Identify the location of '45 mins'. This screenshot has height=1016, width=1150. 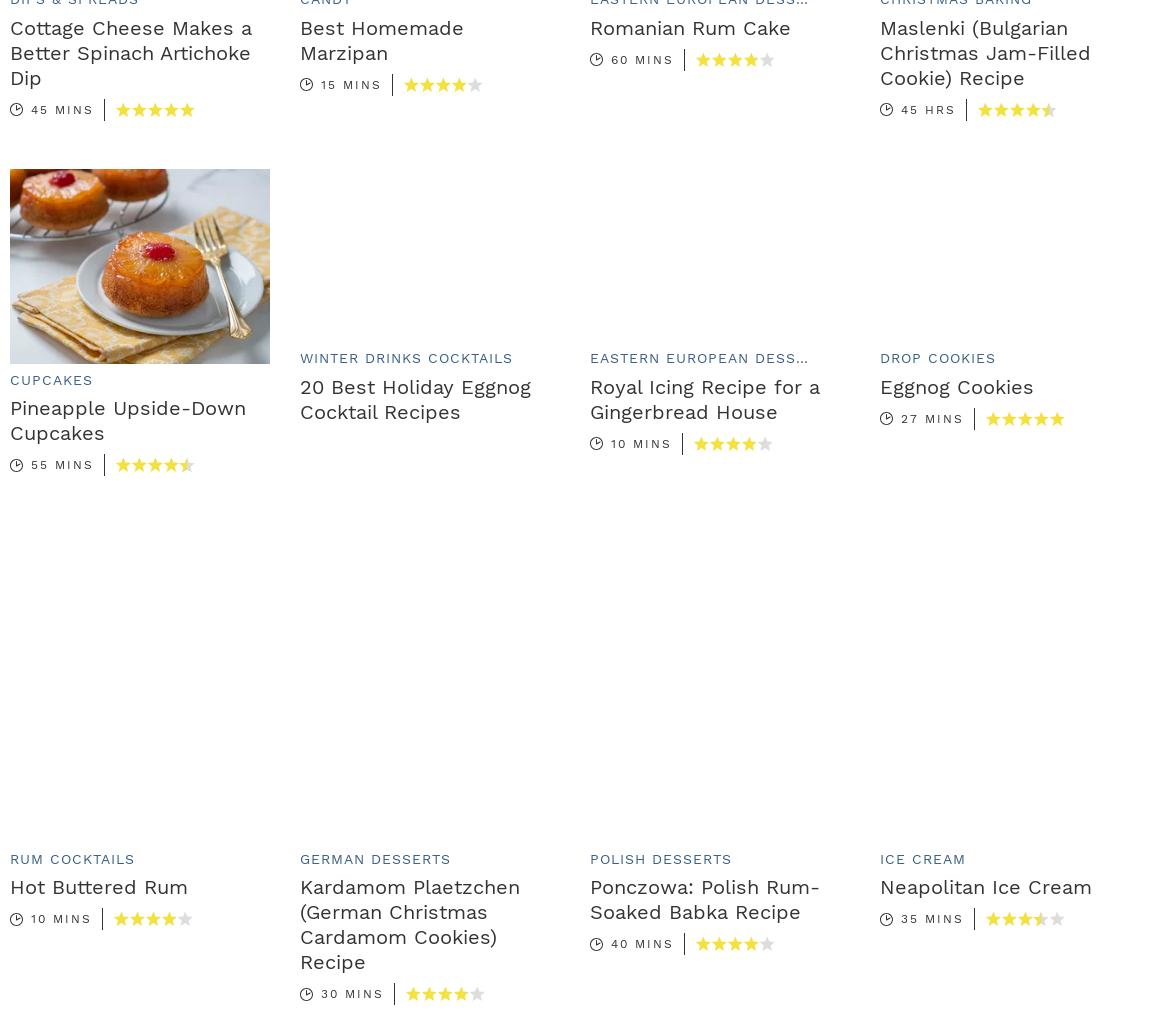
(61, 109).